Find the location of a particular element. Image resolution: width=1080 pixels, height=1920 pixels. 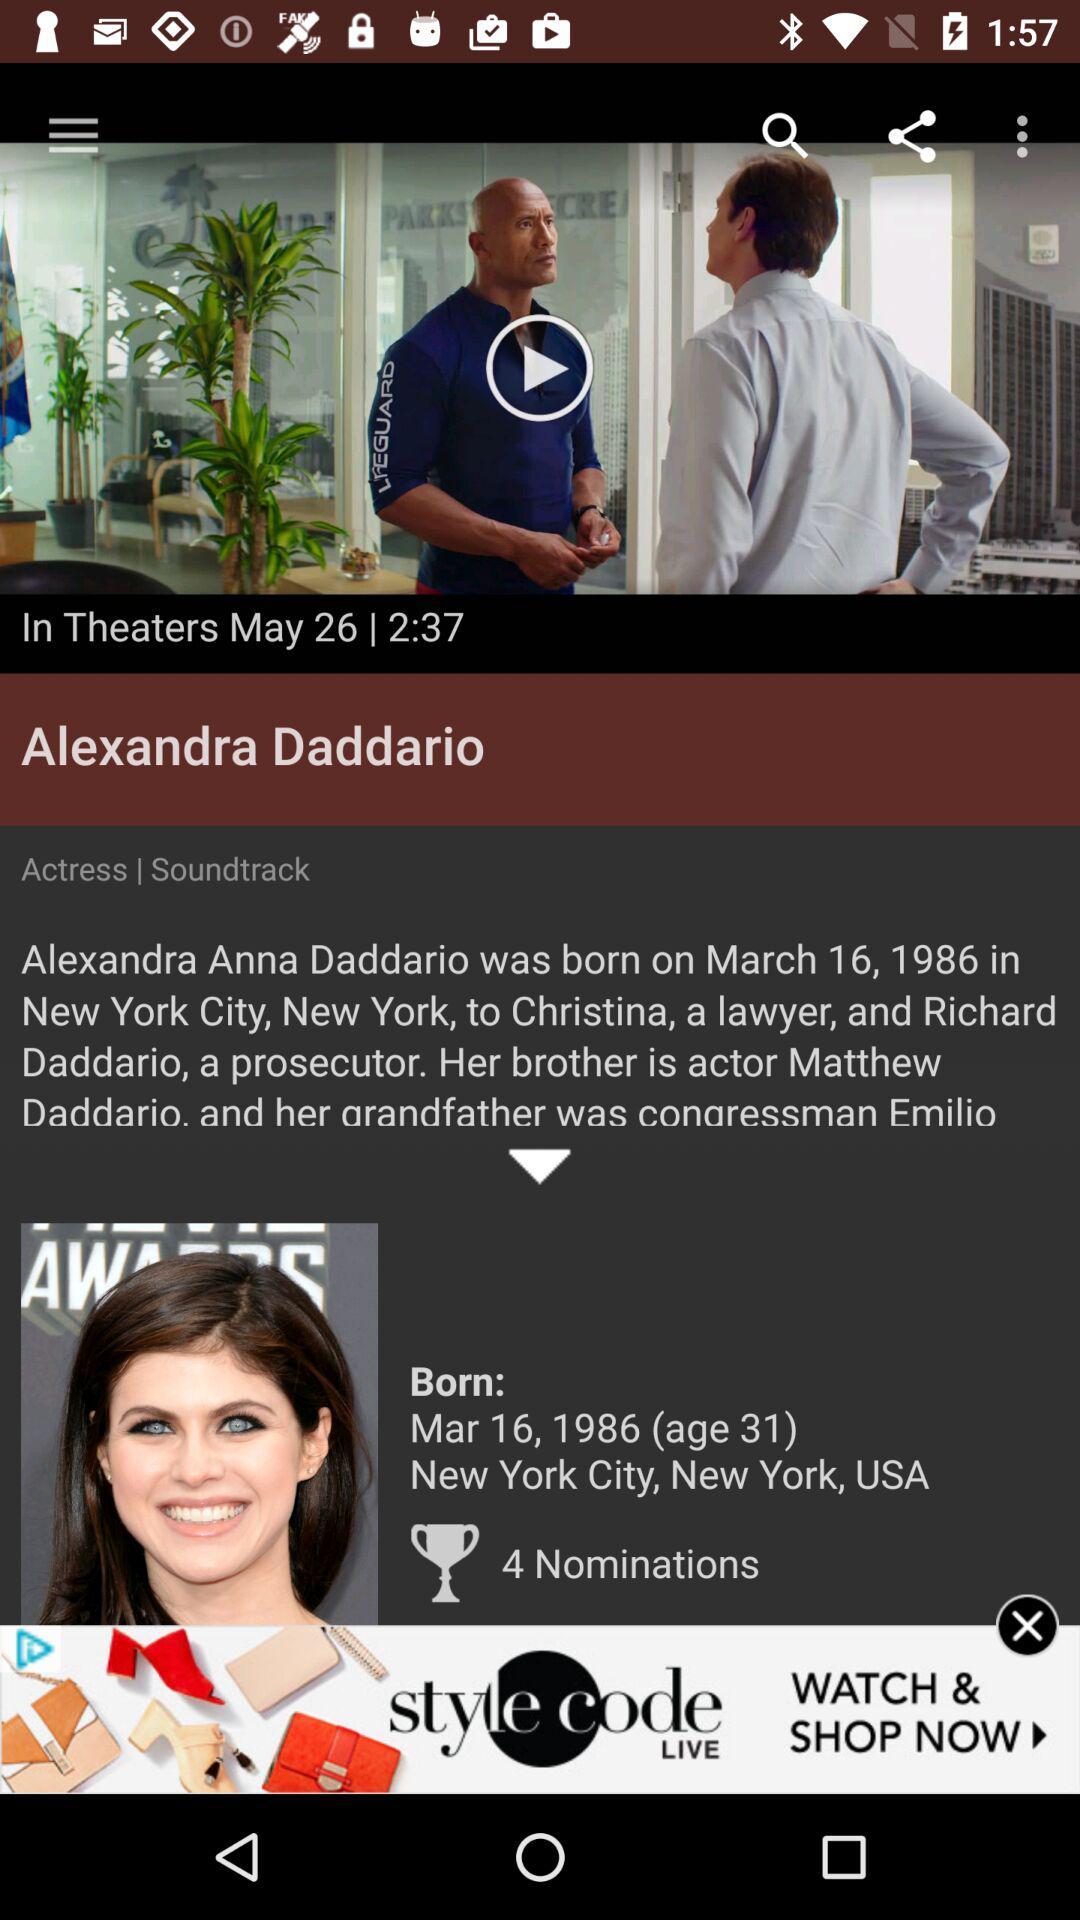

see image is located at coordinates (199, 1423).